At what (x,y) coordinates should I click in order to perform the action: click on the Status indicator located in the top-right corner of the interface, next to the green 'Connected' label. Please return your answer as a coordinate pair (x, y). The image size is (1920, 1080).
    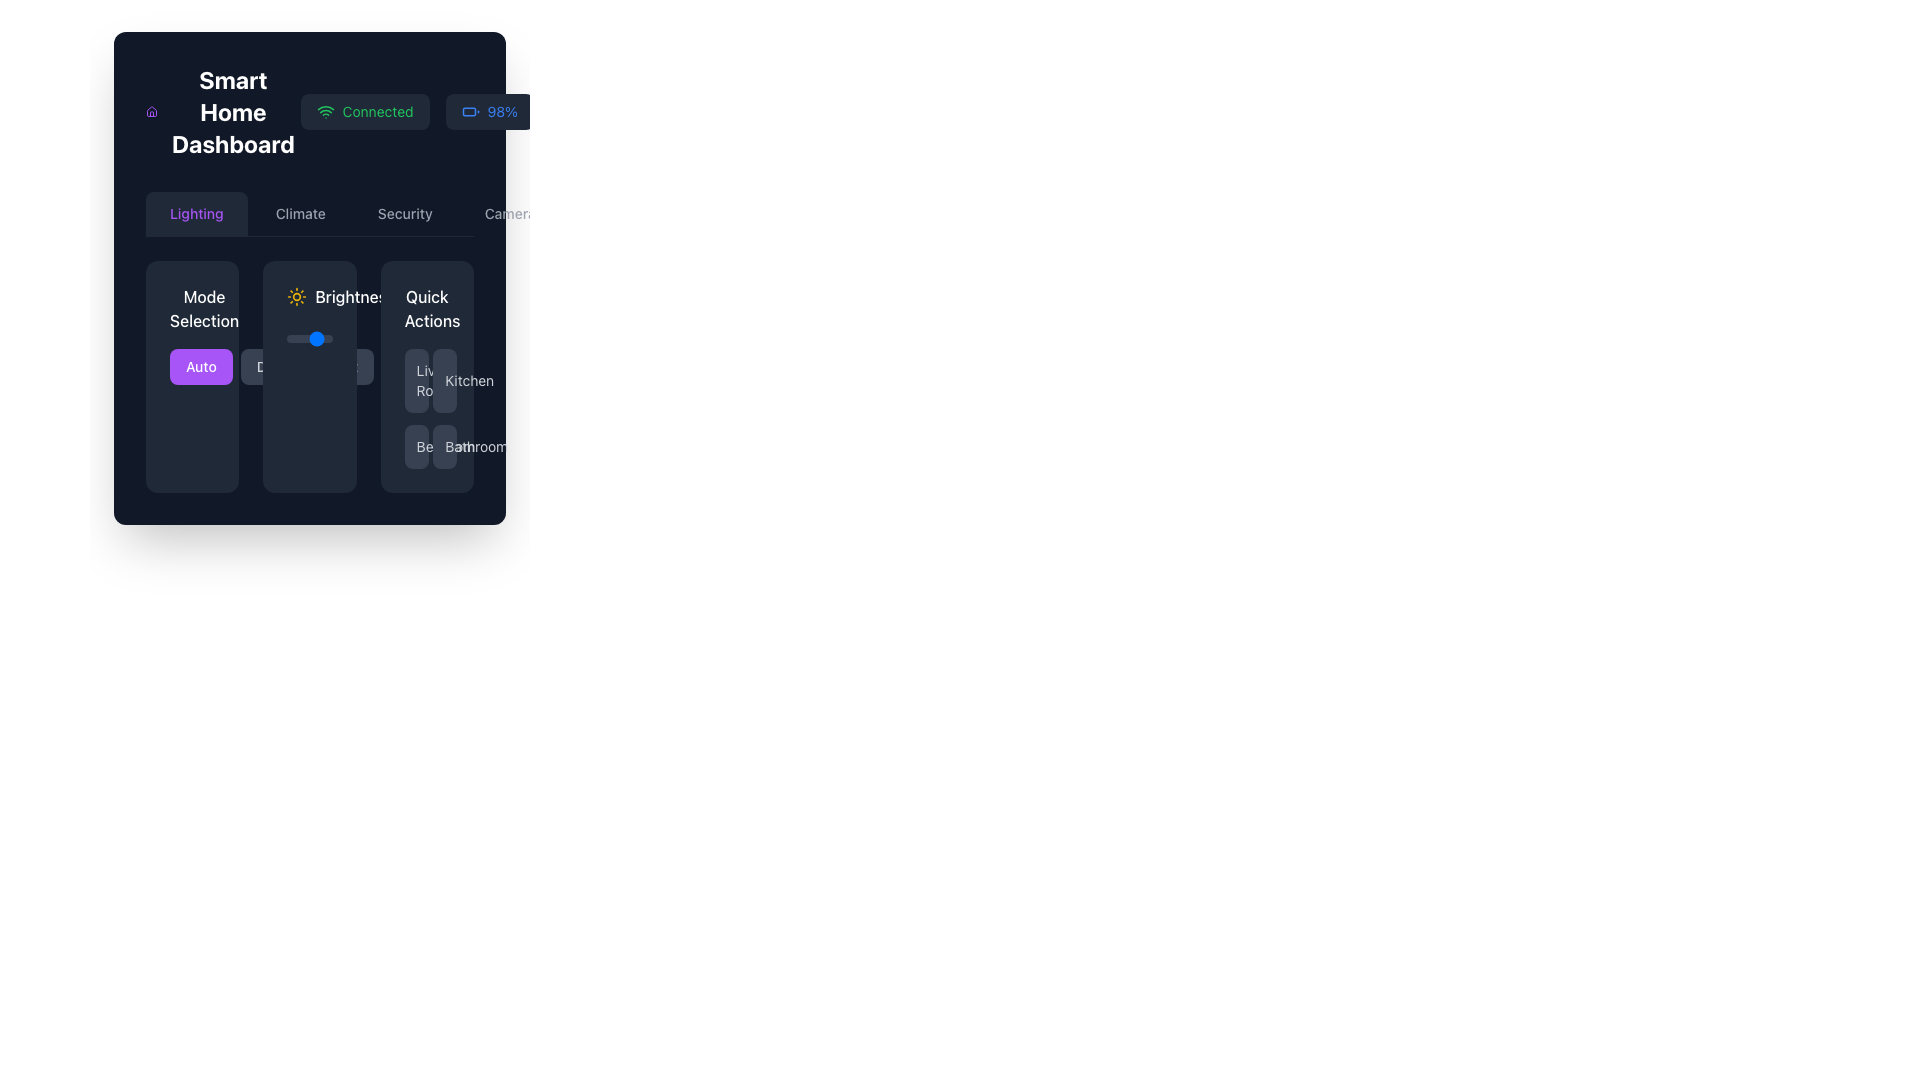
    Looking at the image, I should click on (489, 111).